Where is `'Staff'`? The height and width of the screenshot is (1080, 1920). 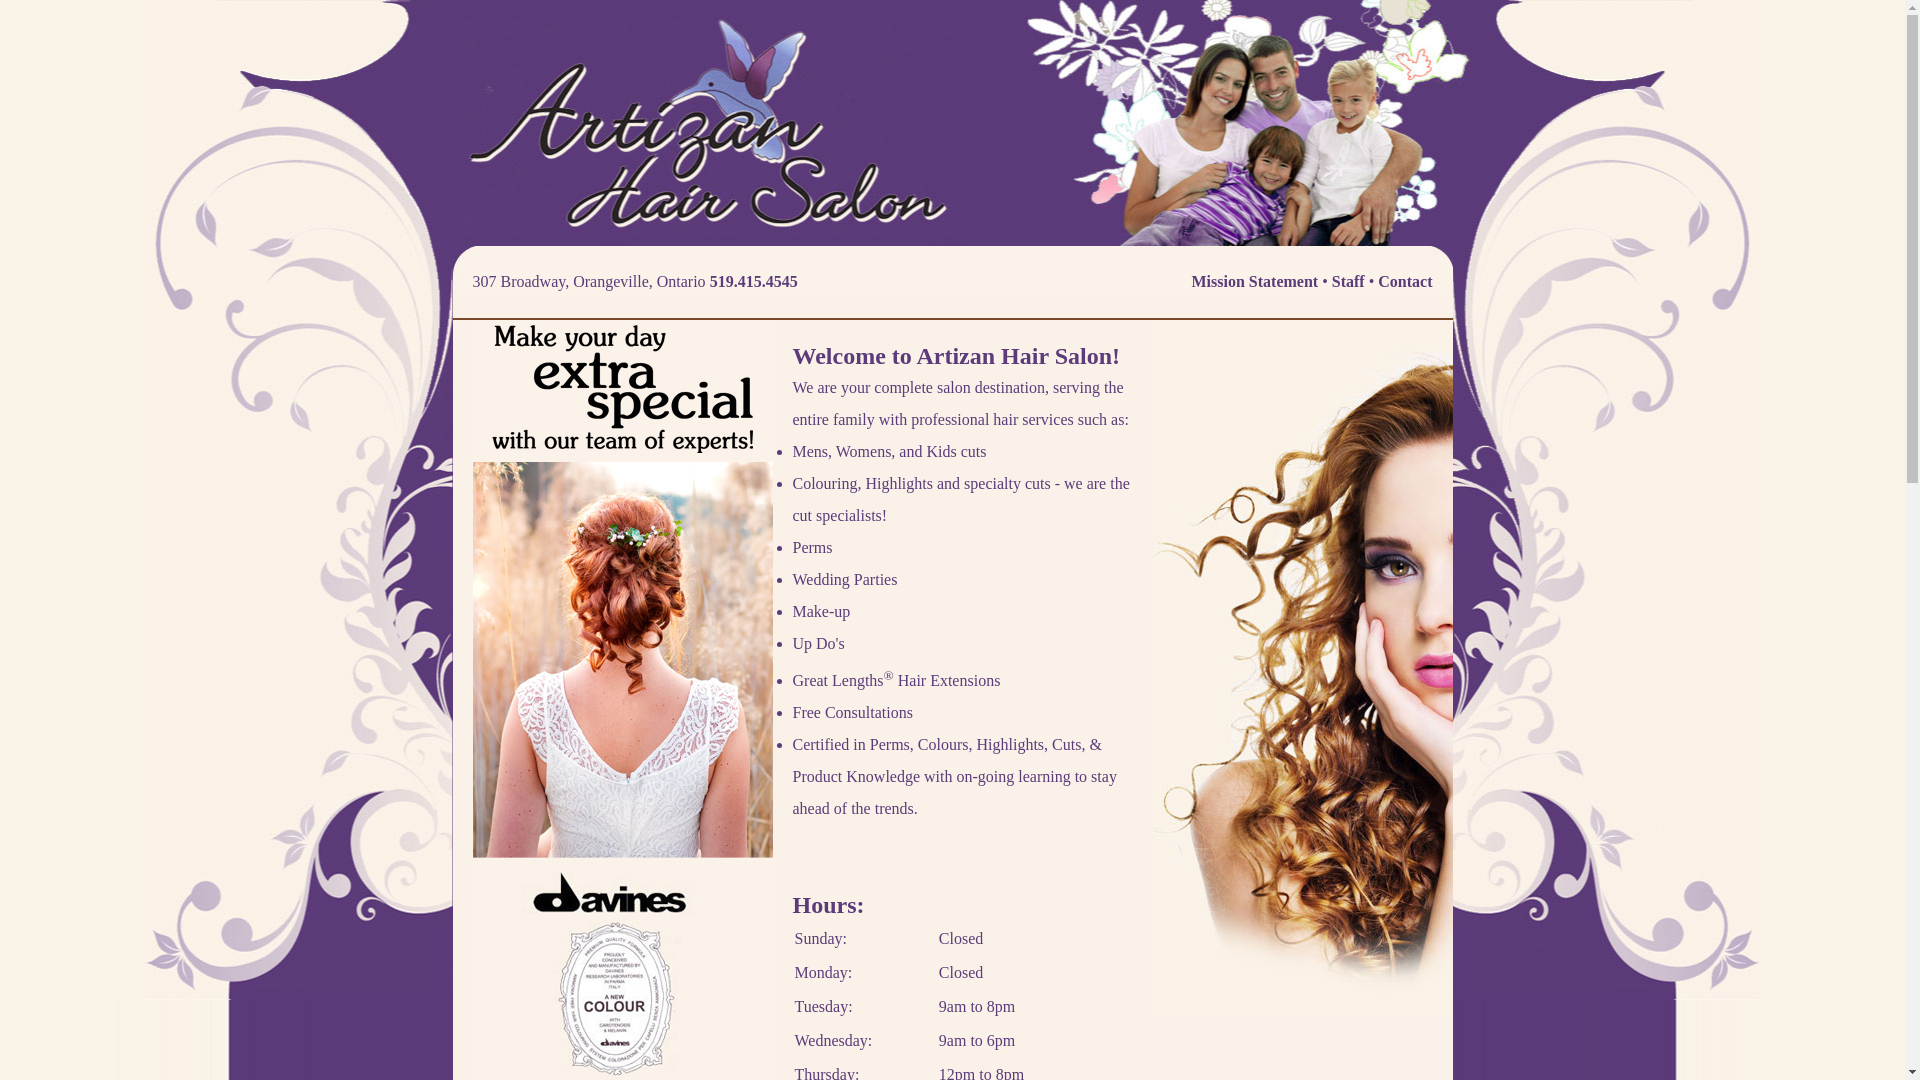
'Staff' is located at coordinates (1348, 281).